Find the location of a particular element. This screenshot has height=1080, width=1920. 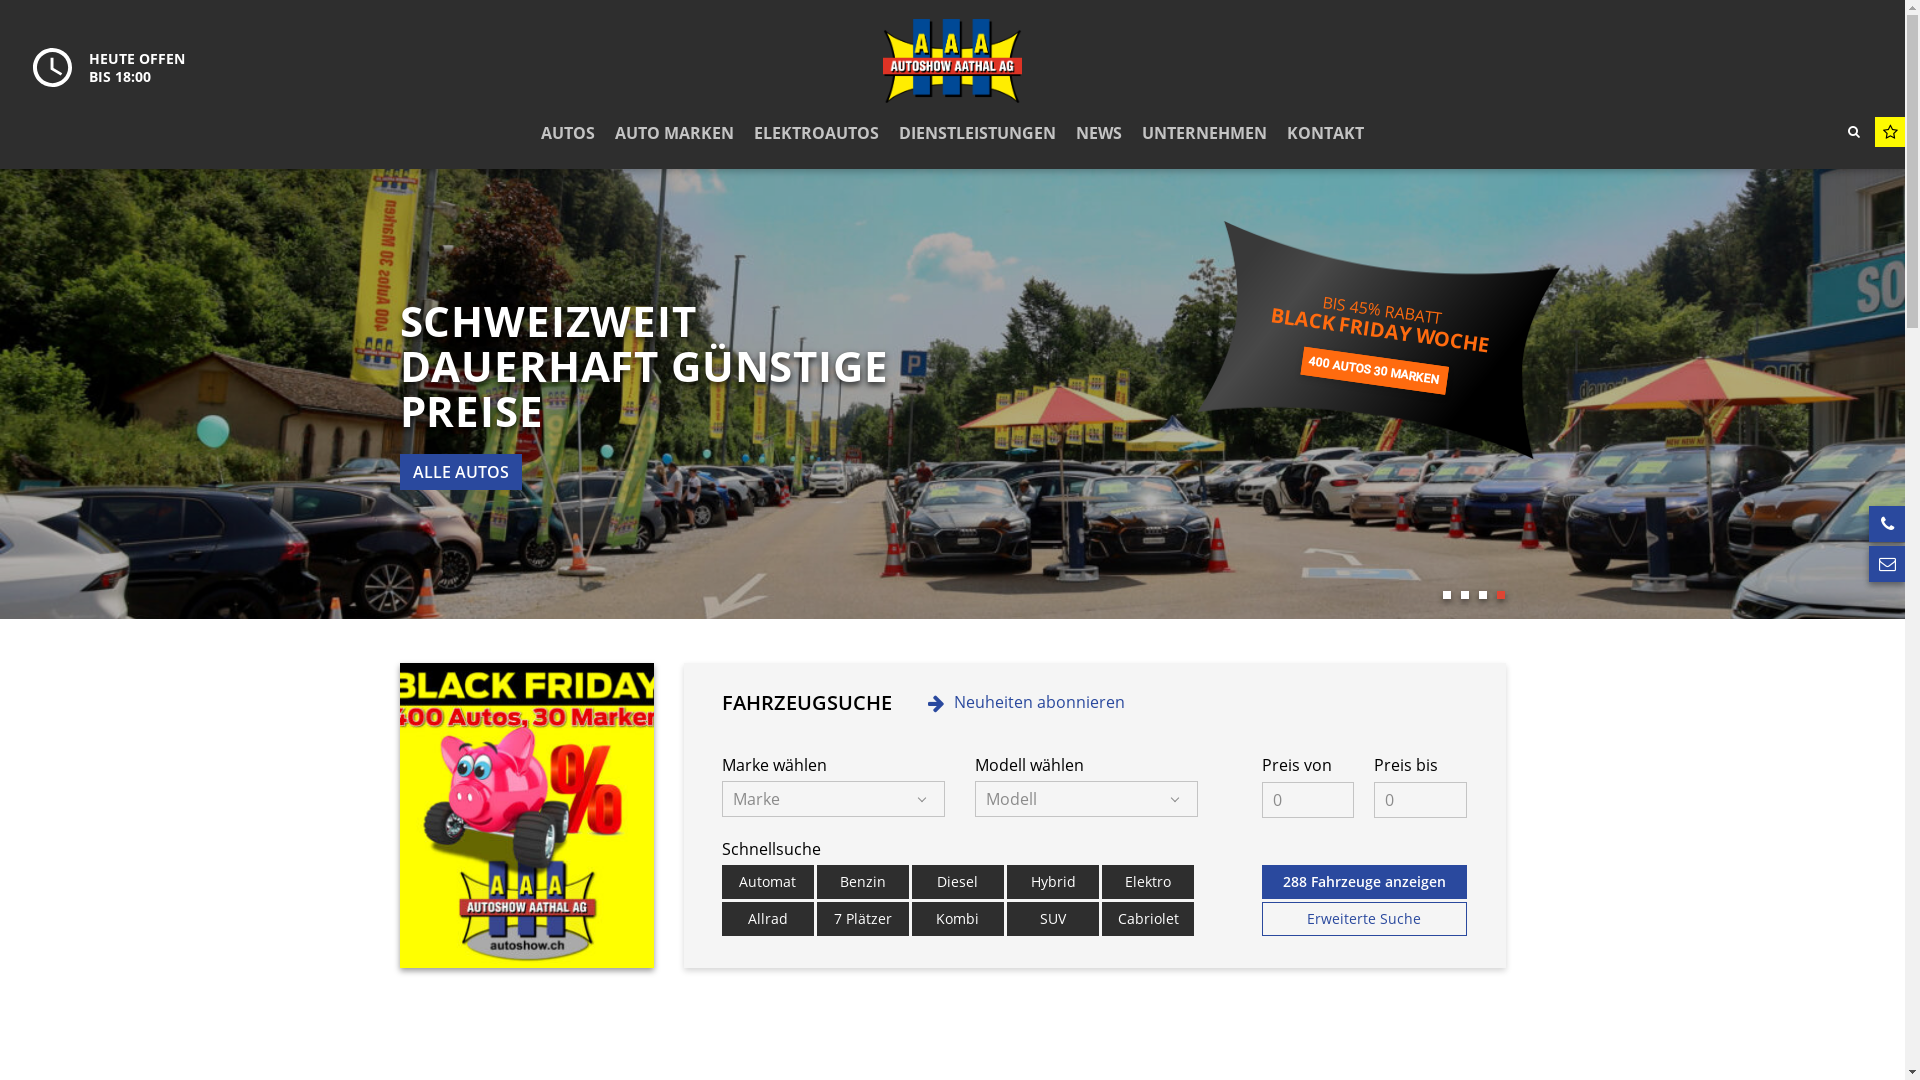

'Search' is located at coordinates (1833, 131).